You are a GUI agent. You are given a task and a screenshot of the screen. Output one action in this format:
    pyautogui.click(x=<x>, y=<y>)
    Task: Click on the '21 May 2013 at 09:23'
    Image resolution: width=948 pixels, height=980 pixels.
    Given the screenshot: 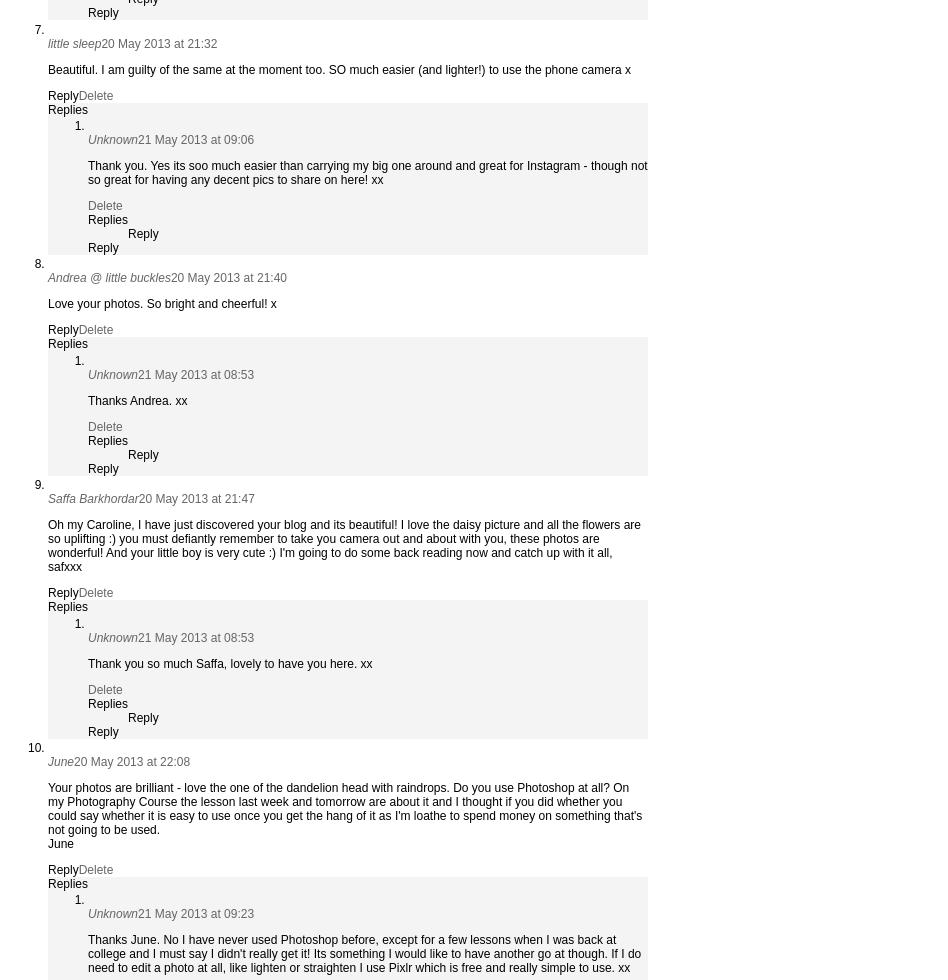 What is the action you would take?
    pyautogui.click(x=195, y=914)
    